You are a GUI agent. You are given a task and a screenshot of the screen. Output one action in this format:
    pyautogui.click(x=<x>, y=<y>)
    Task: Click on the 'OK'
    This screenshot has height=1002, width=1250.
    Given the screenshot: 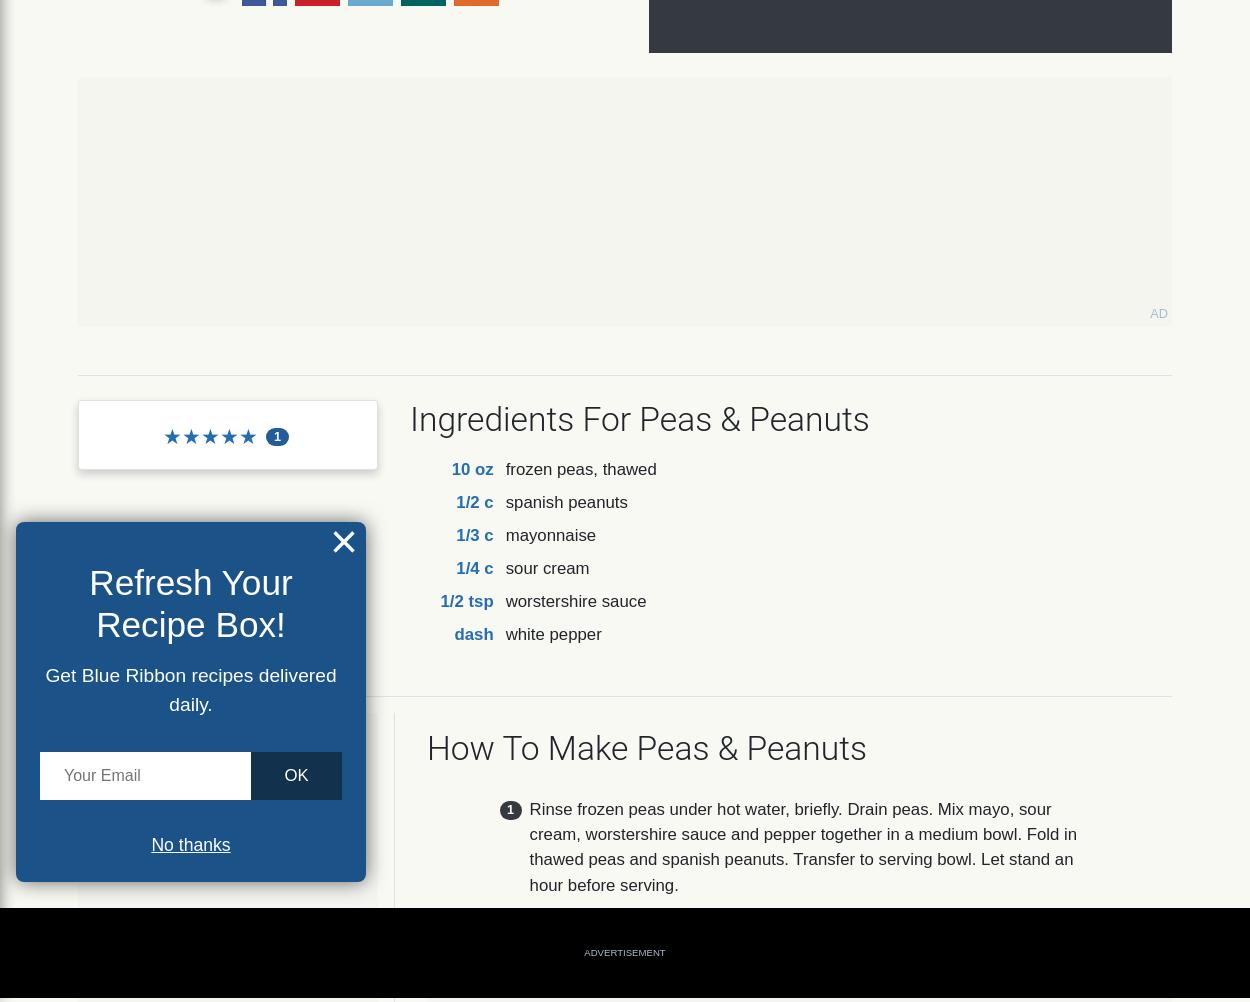 What is the action you would take?
    pyautogui.click(x=296, y=774)
    